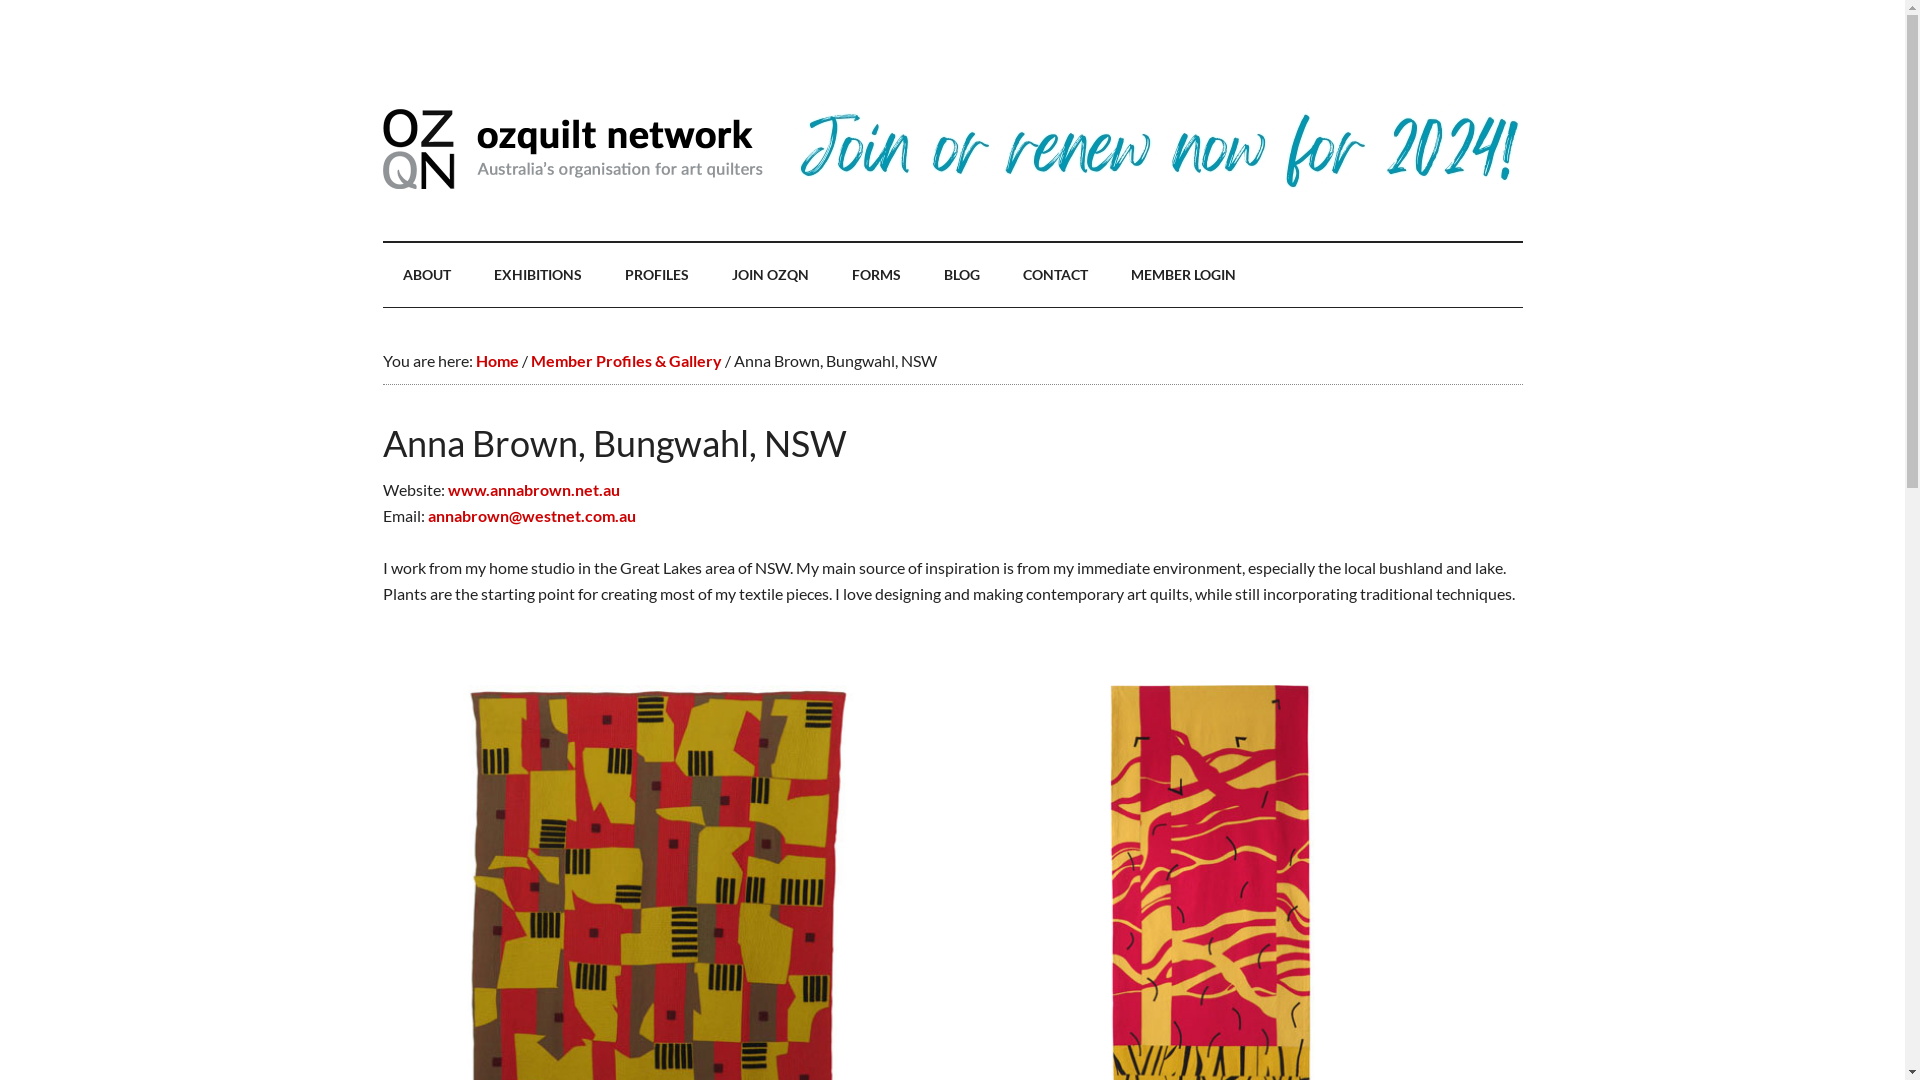 The width and height of the screenshot is (1920, 1080). What do you see at coordinates (656, 274) in the screenshot?
I see `'PROFILES'` at bounding box center [656, 274].